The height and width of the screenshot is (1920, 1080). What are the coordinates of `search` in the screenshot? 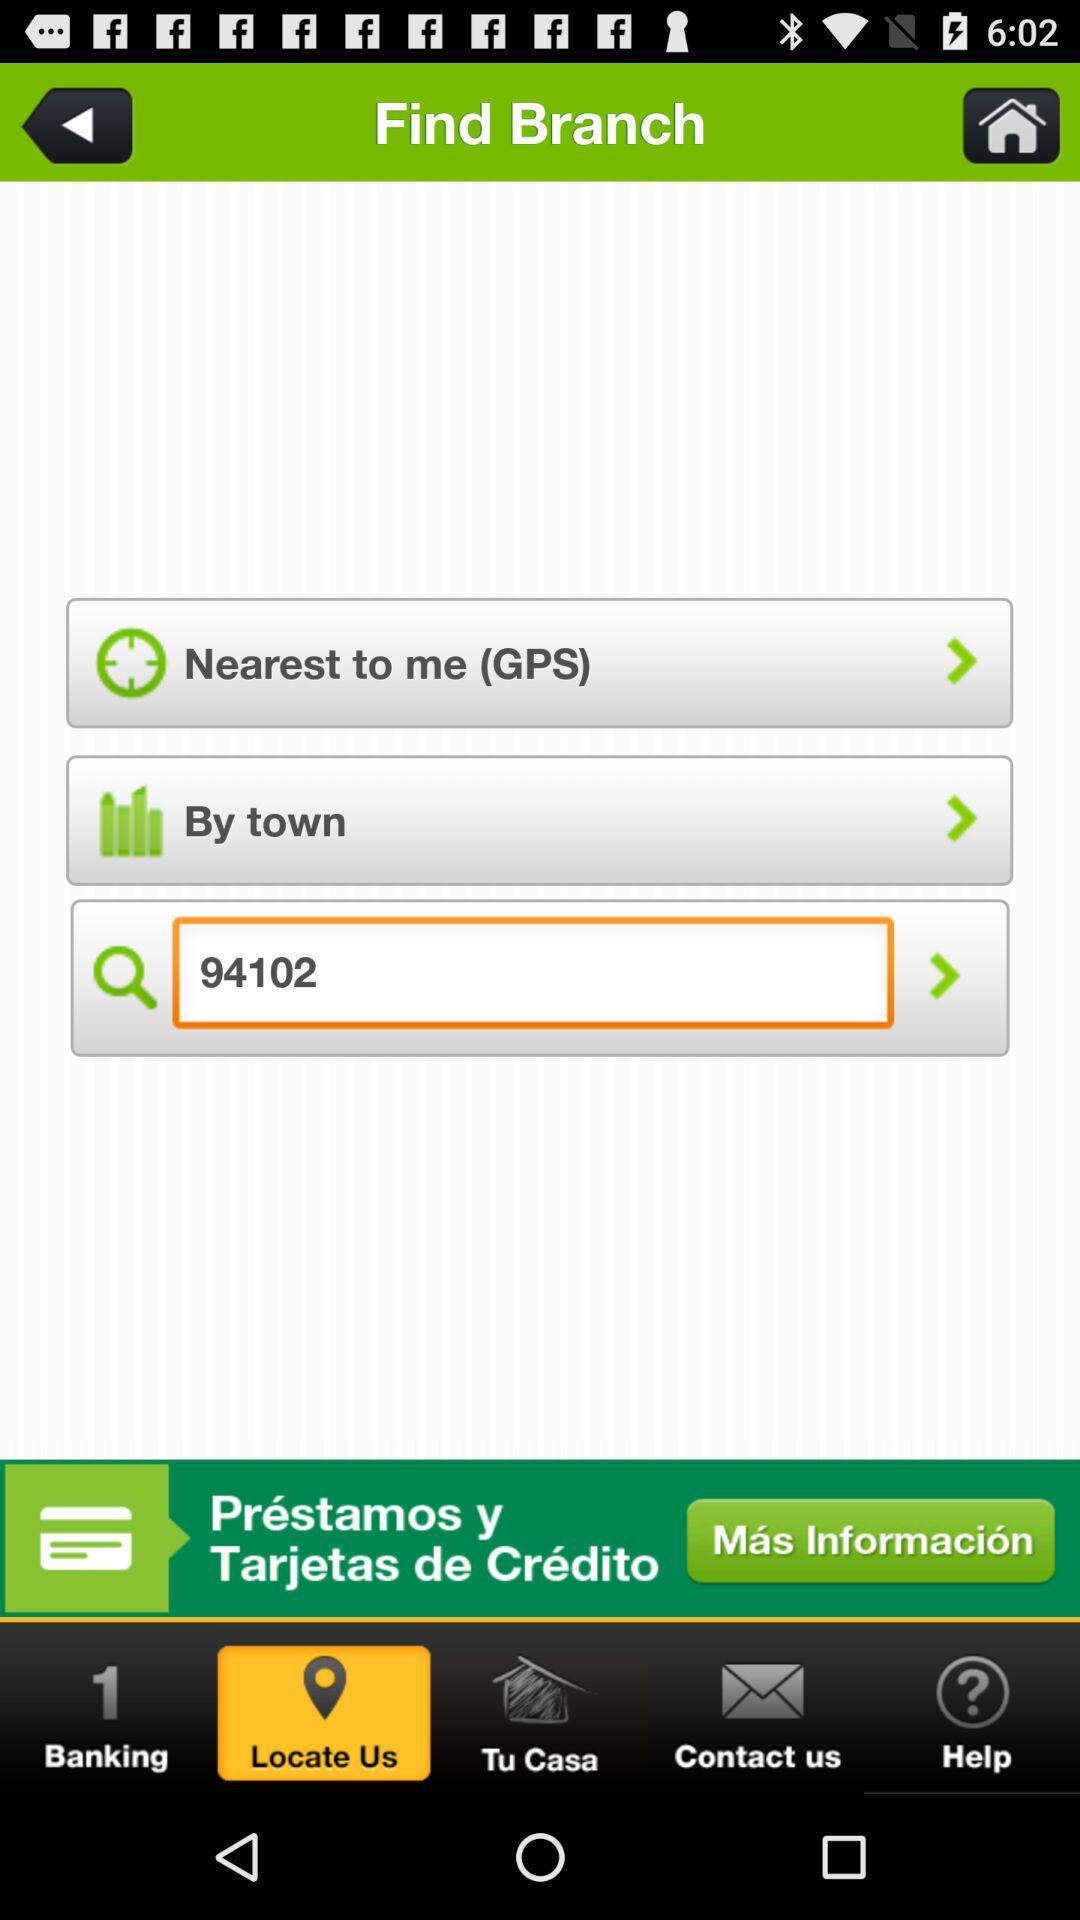 It's located at (122, 977).